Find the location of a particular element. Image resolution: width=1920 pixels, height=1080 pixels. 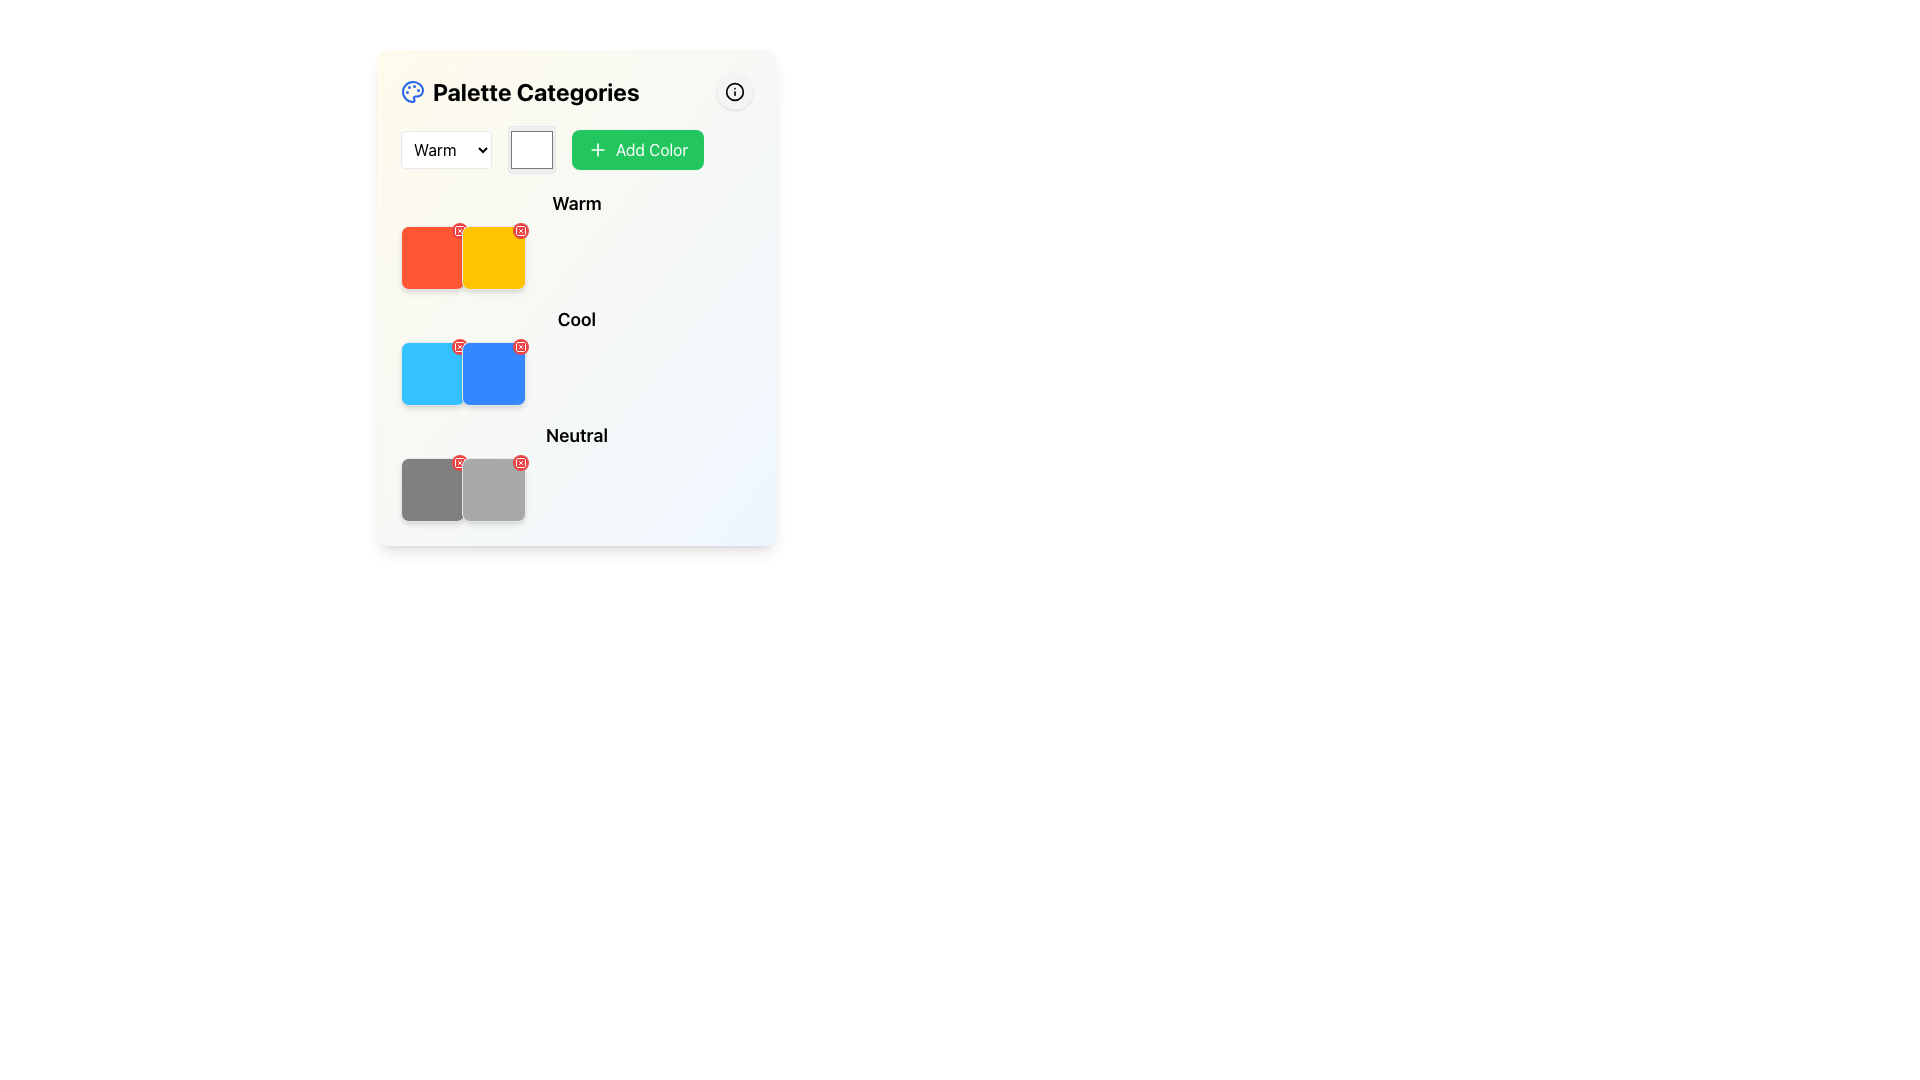

the palette icon, which is visually represented by a blue outline styled as an artist's palette with small circular indicators, located at the top-left corner of the 'Palette Categories' section is located at coordinates (411, 92).